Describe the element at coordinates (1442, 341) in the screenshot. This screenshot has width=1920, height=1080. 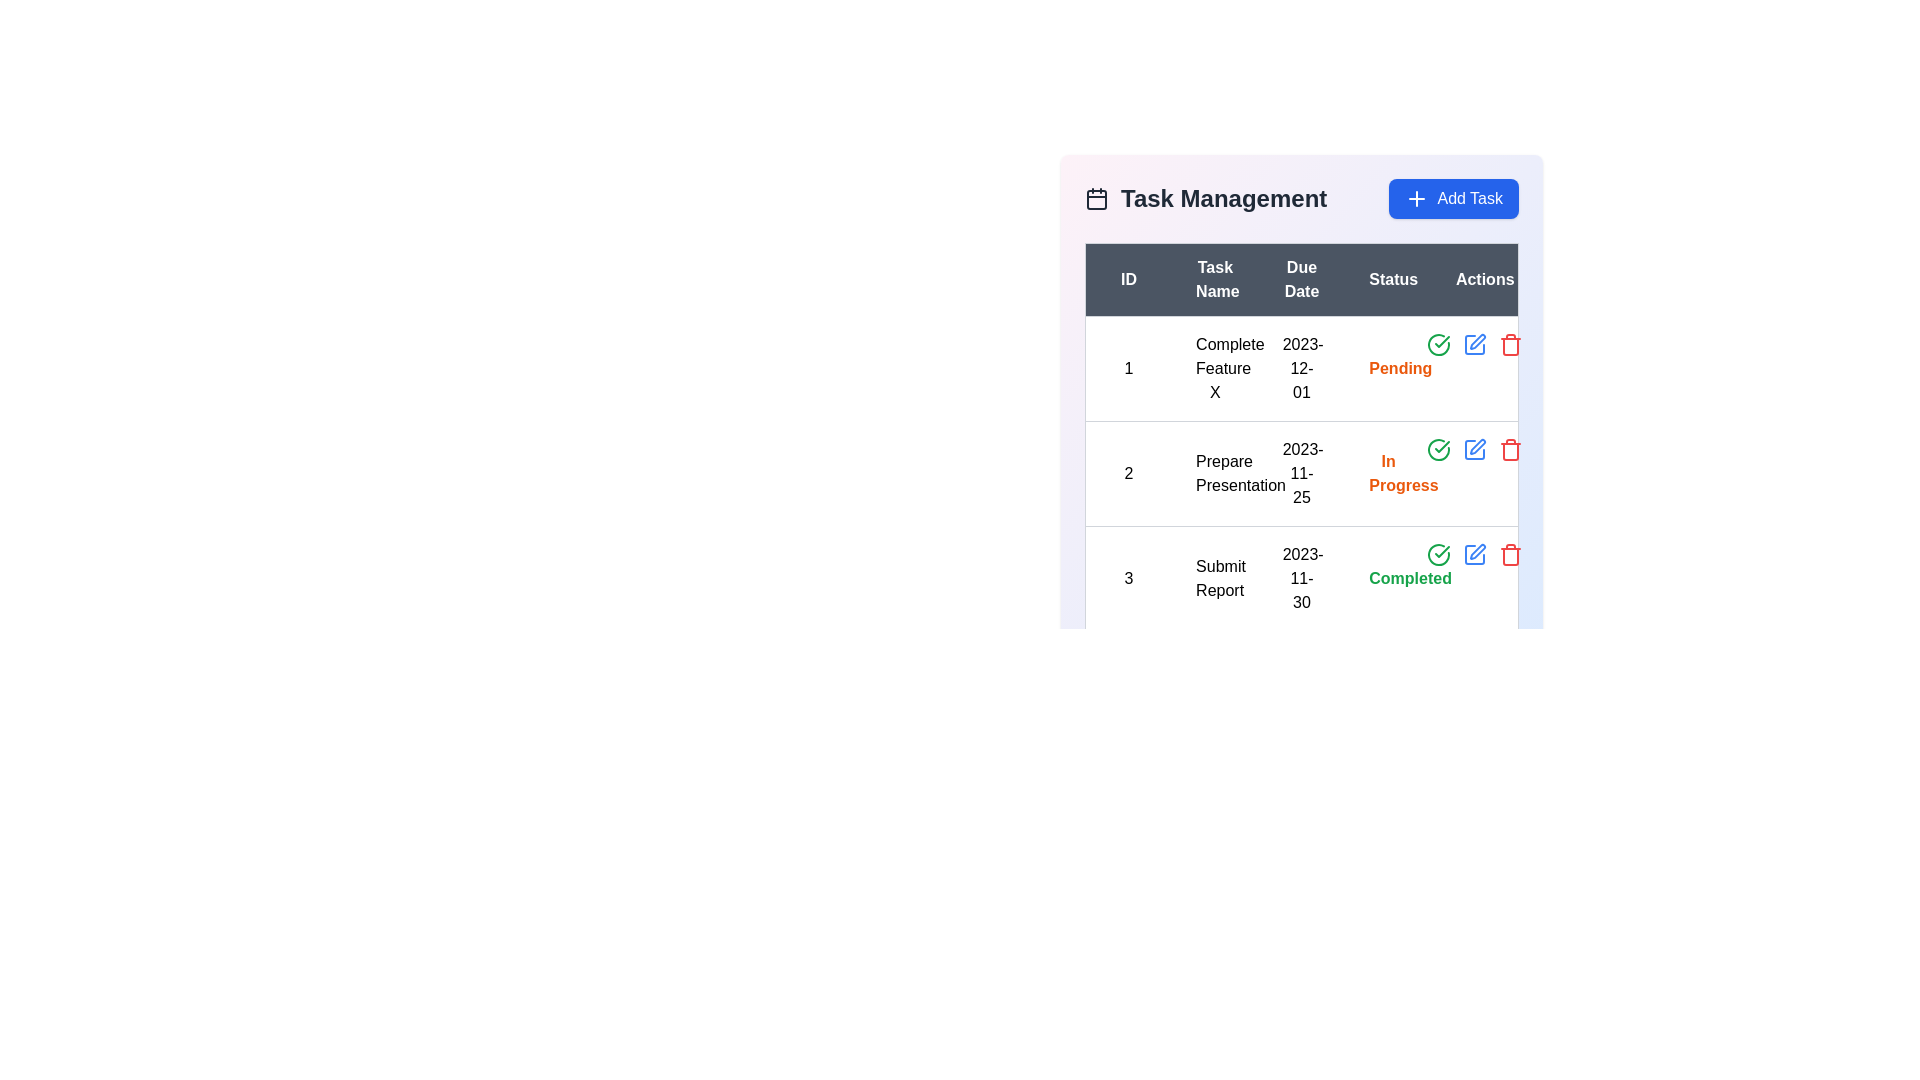
I see `the green checkmark icon located in the 'Actions' column of the third row in the task table, which signifies a completed or confirmed status` at that location.